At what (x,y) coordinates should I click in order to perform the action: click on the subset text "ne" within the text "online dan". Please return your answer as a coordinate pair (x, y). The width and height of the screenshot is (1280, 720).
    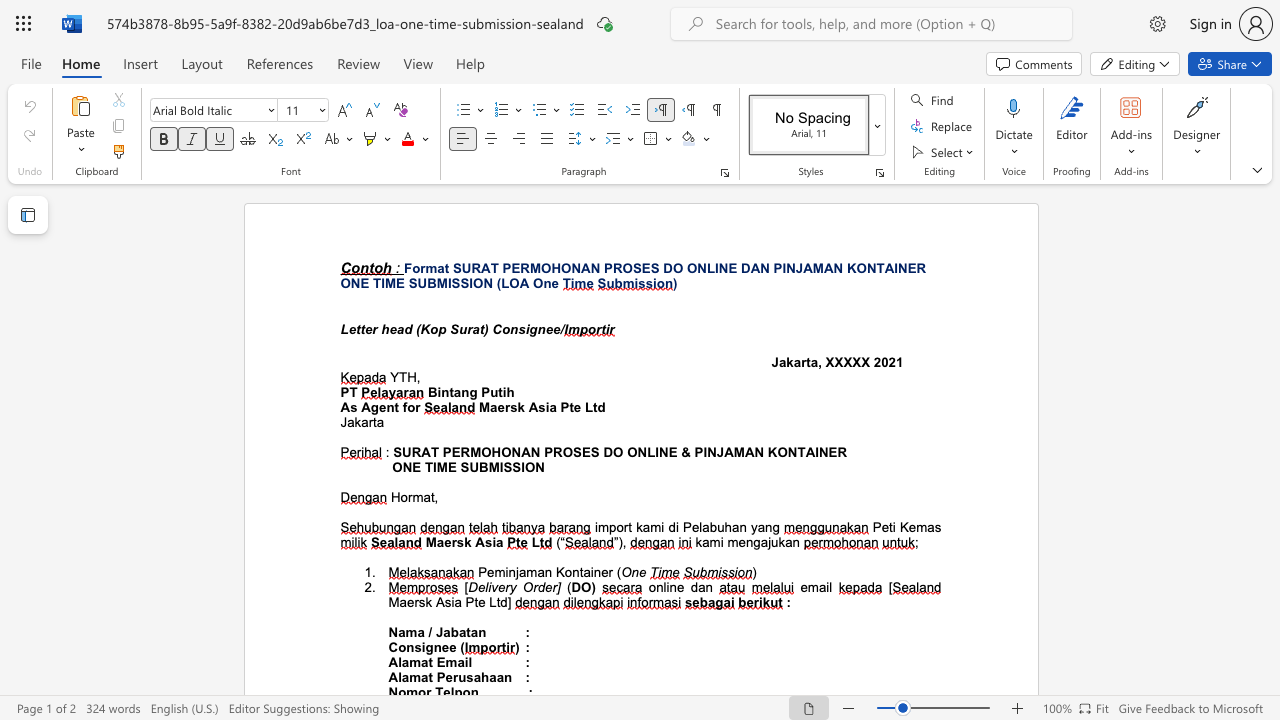
    Looking at the image, I should click on (669, 586).